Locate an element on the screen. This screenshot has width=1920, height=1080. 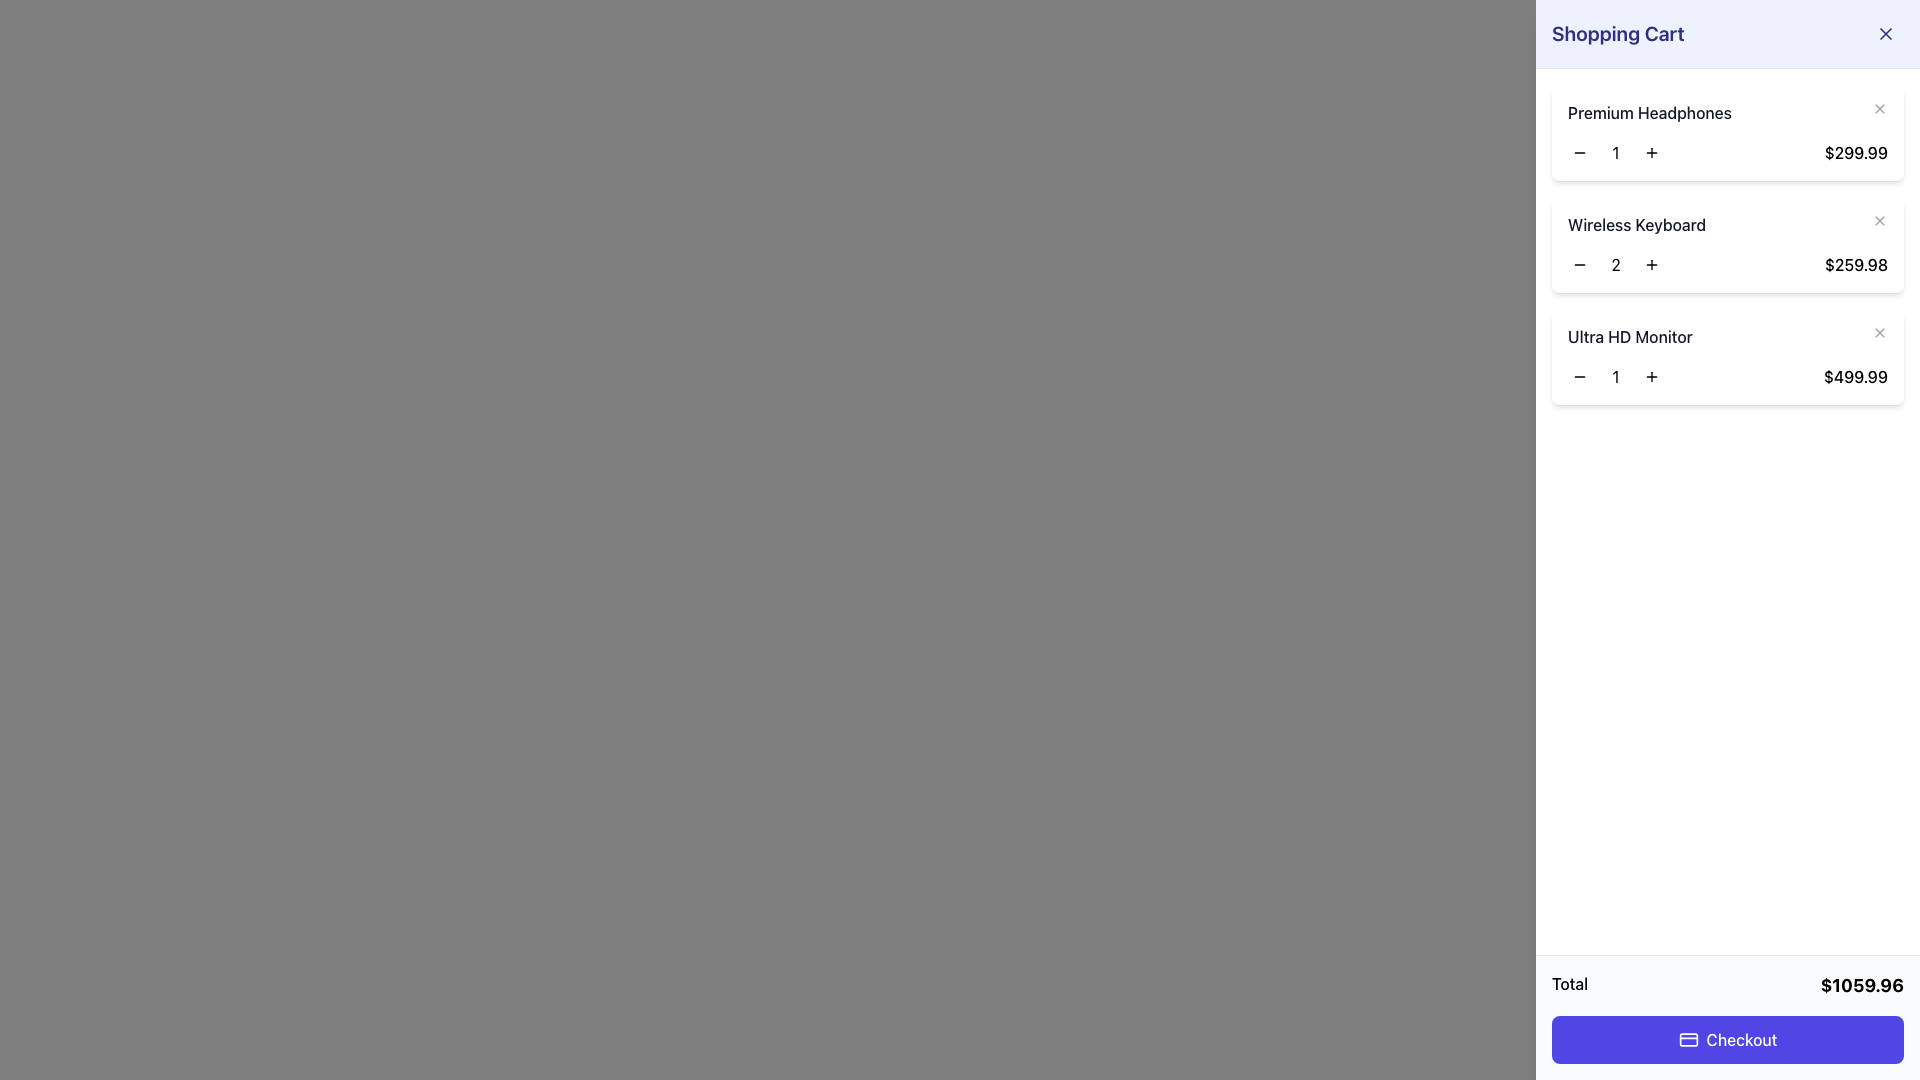
the quantity display element for the 'Ultra HD Monitor' product in the shopping cart, positioned between the '-' and '+' buttons is located at coordinates (1616, 377).